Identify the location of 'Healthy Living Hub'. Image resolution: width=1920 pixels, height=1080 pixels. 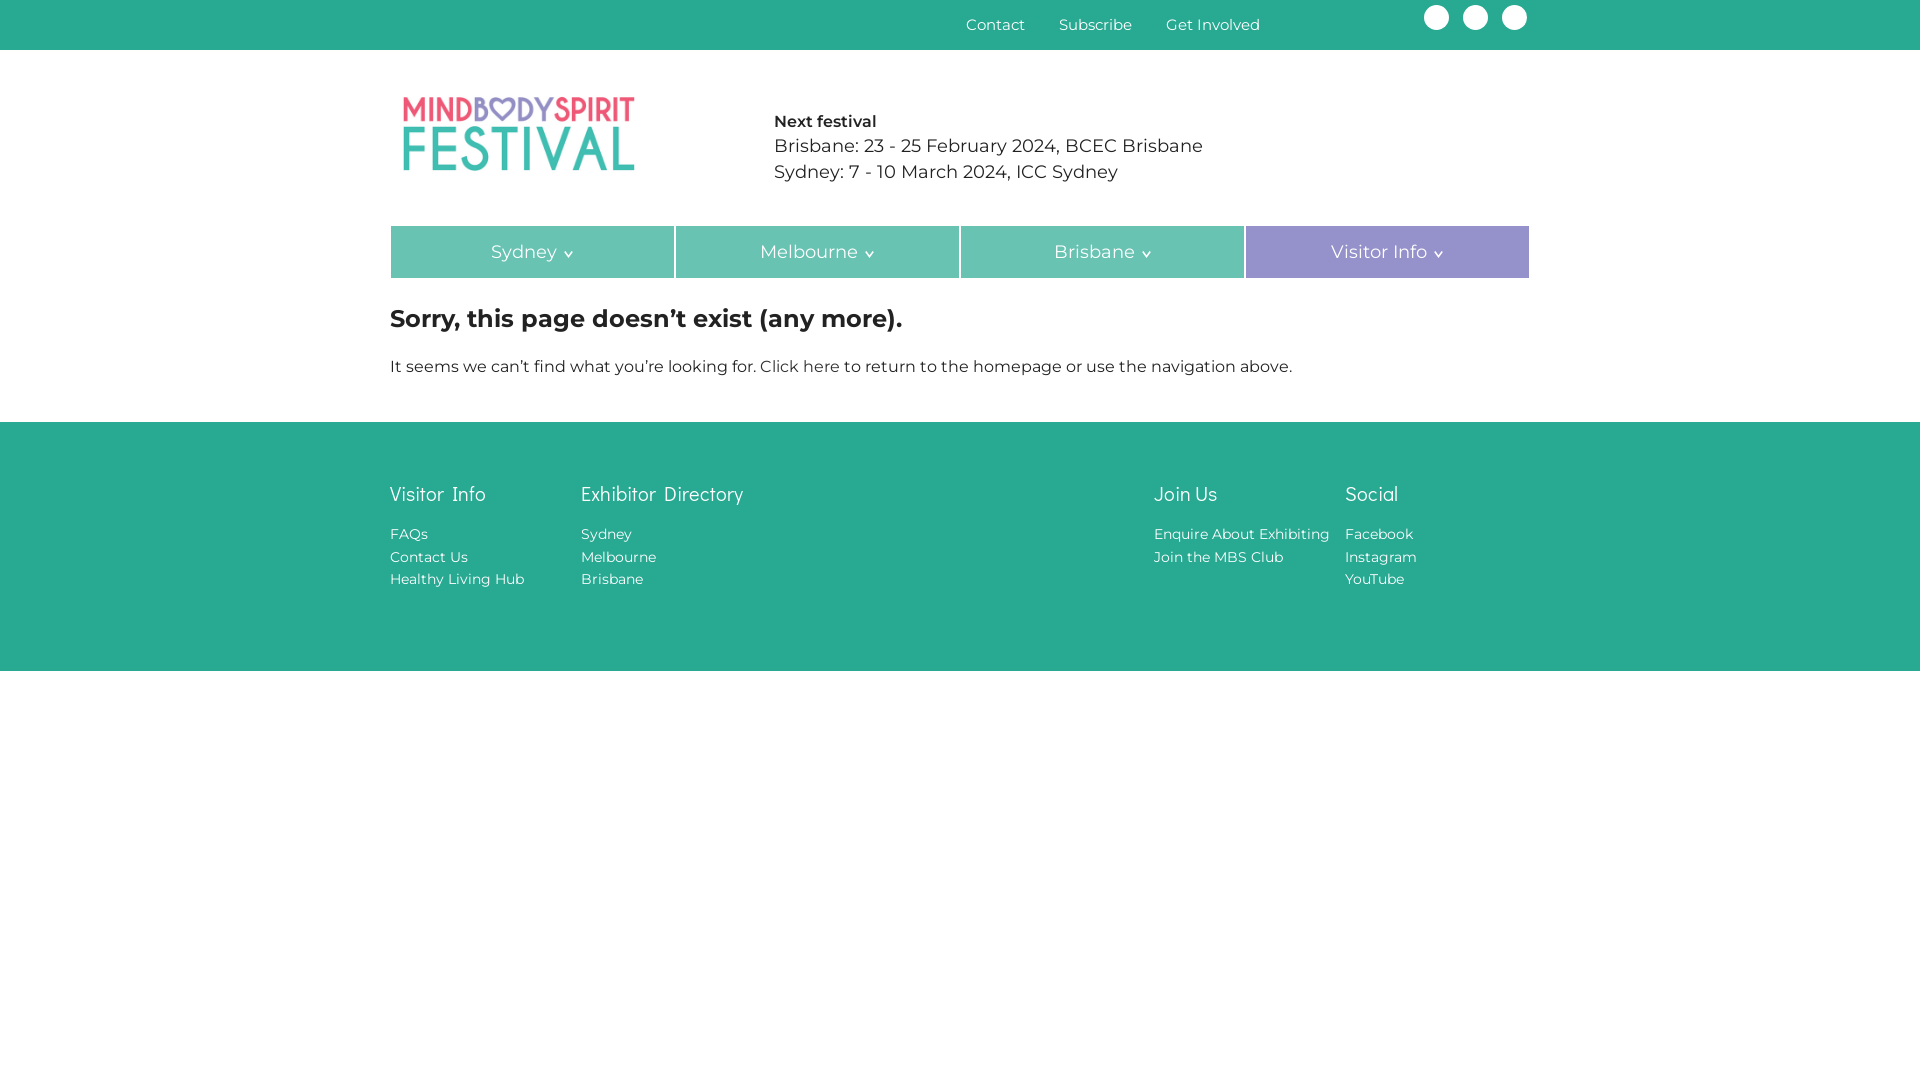
(455, 578).